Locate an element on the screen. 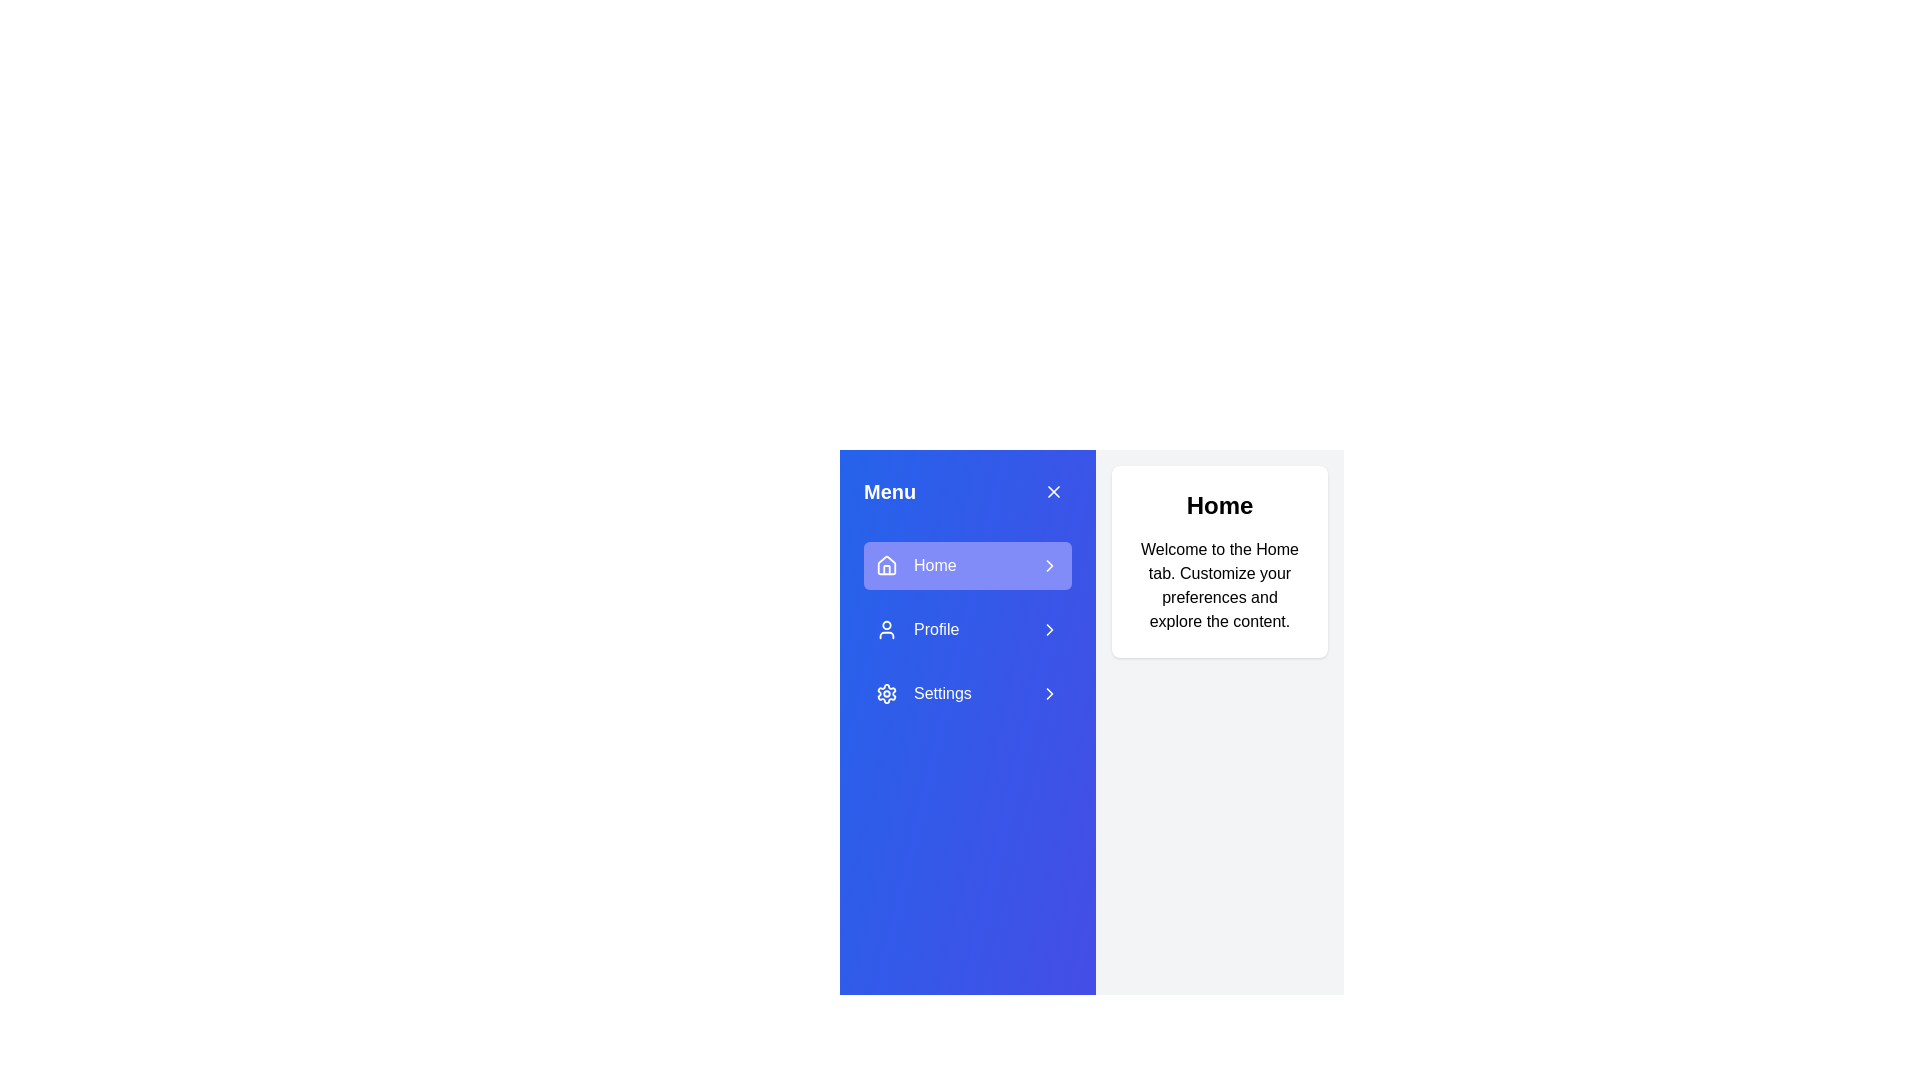 The height and width of the screenshot is (1080, 1920). the small, right-facing arrow icon located at the right end of the 'Home' row in the navigation bar on the left panel, as it is keyboard navigable is located at coordinates (1049, 566).